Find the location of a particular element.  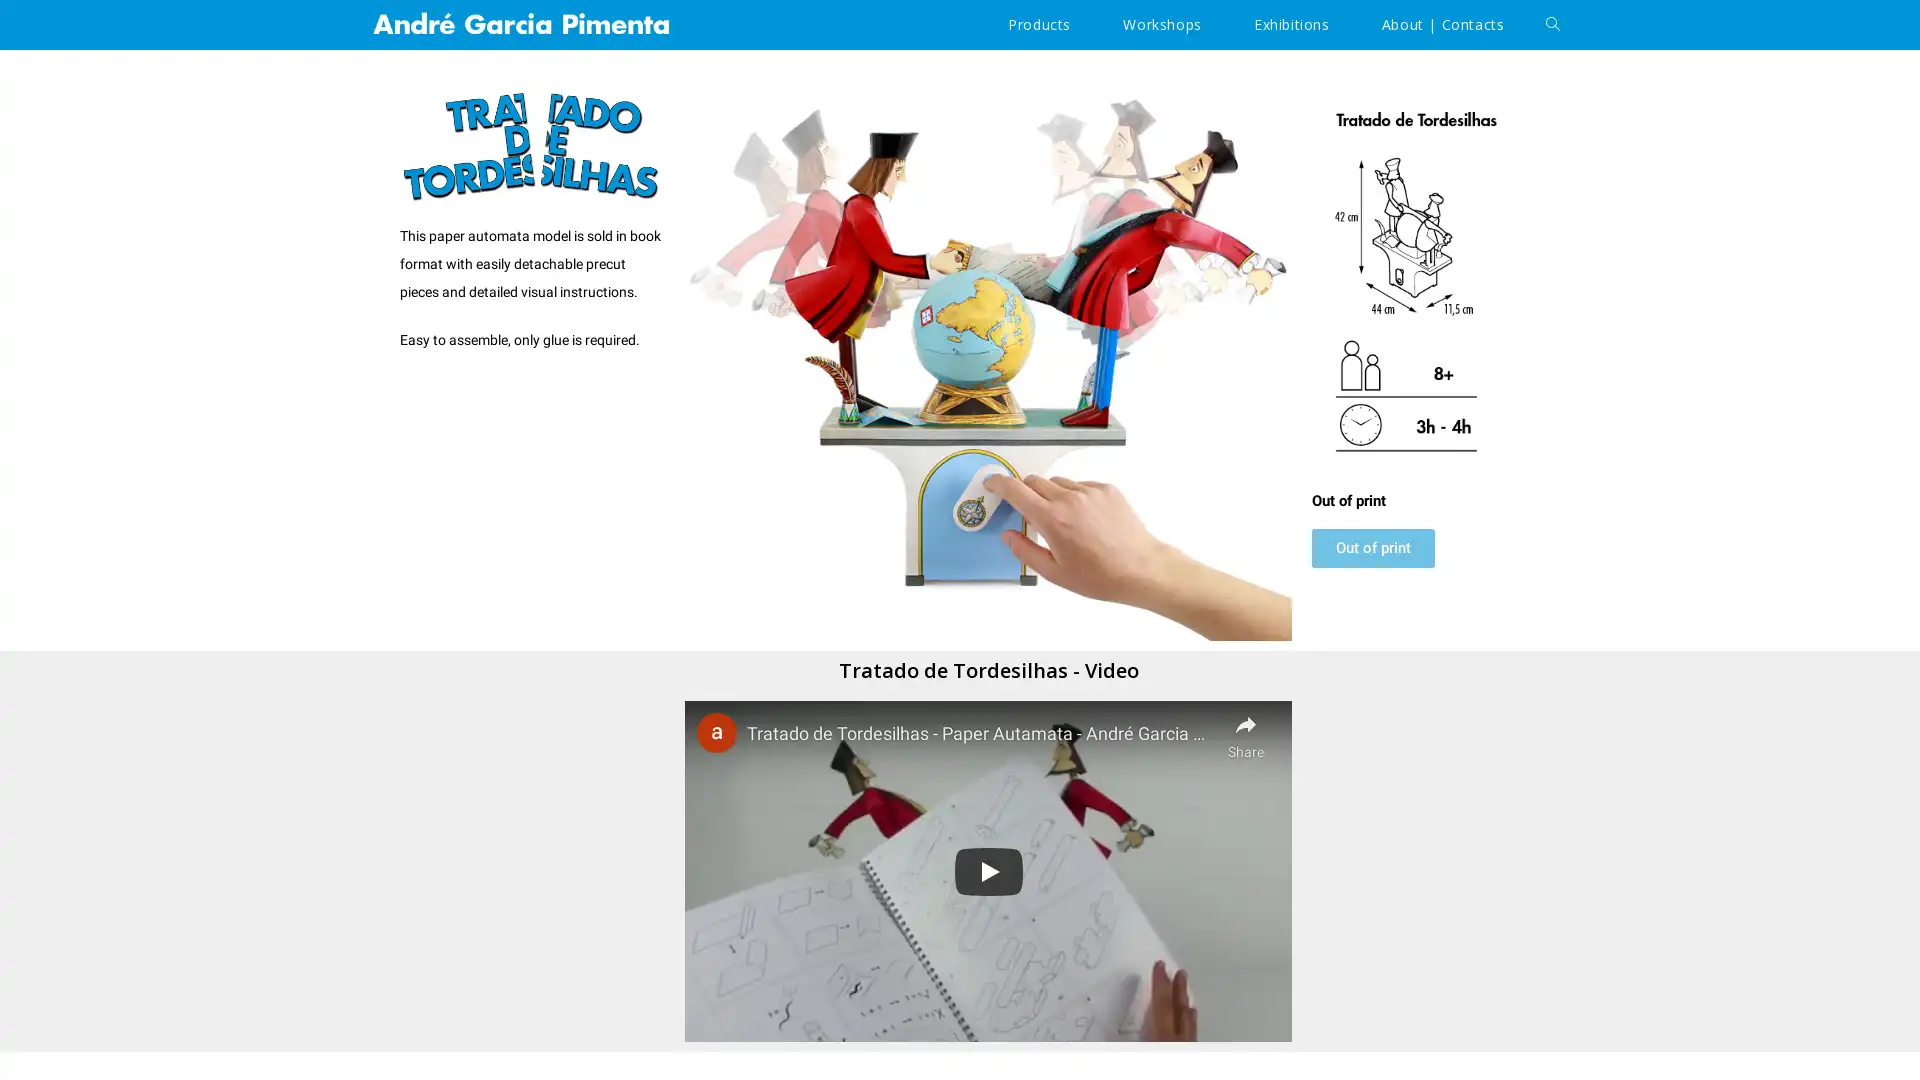

Out of print is located at coordinates (1372, 547).